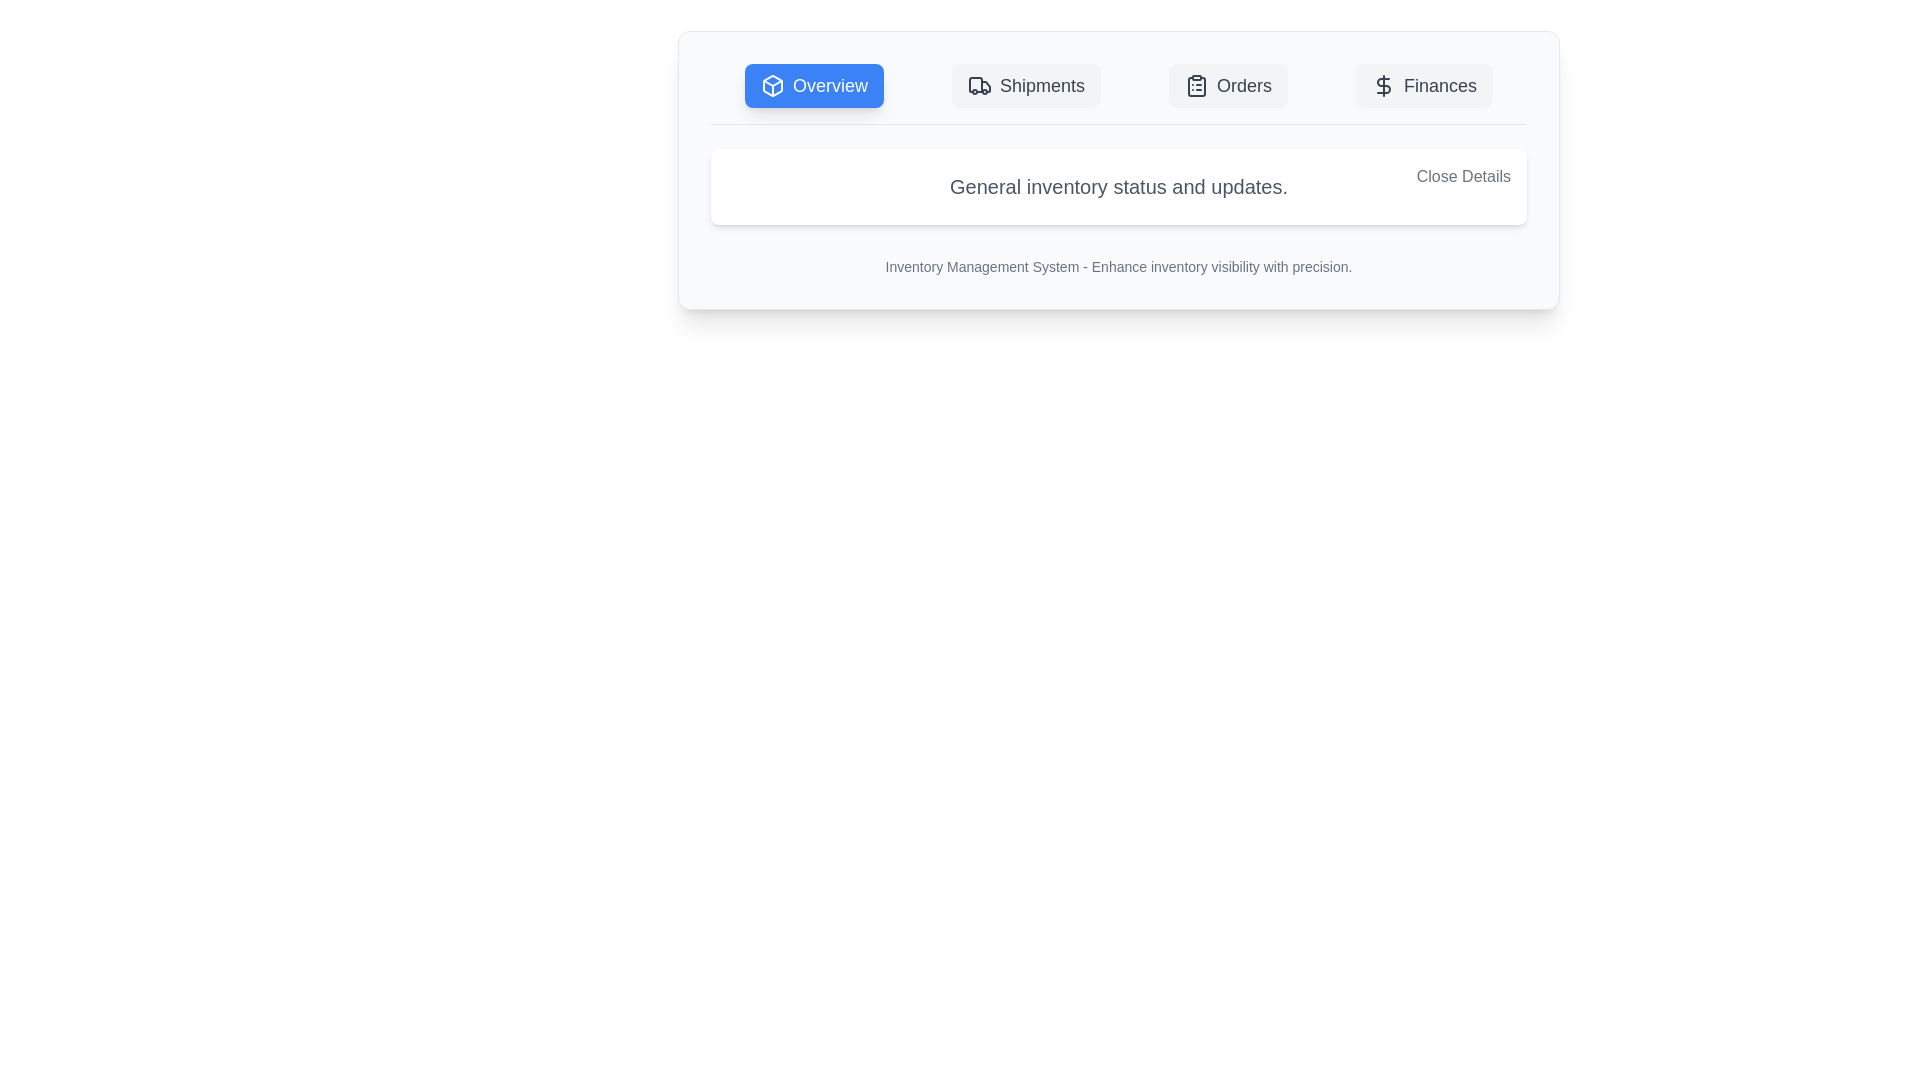 The width and height of the screenshot is (1920, 1080). What do you see at coordinates (1463, 176) in the screenshot?
I see `the 'Close Details' button to toggle the details view` at bounding box center [1463, 176].